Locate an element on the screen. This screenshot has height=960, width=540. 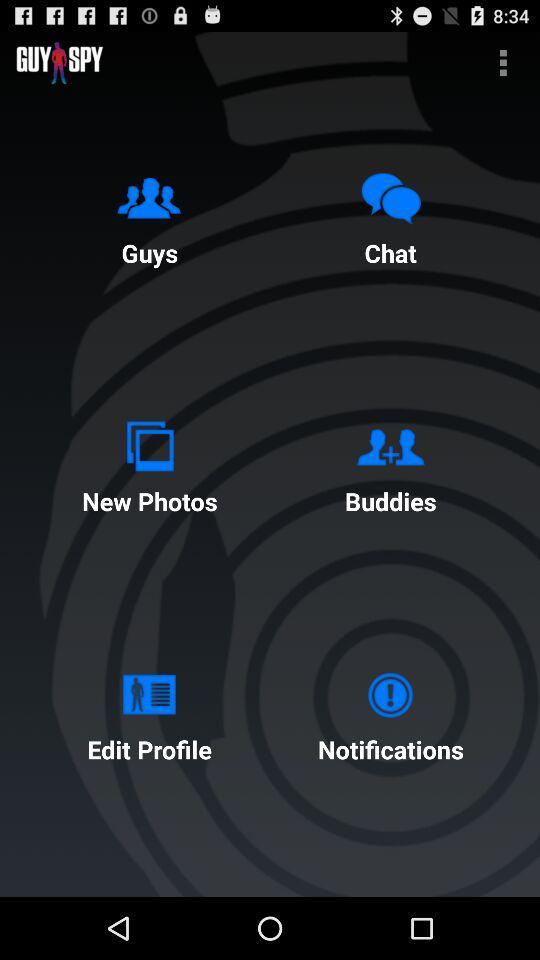
the item next to the new photos icon is located at coordinates (390, 463).